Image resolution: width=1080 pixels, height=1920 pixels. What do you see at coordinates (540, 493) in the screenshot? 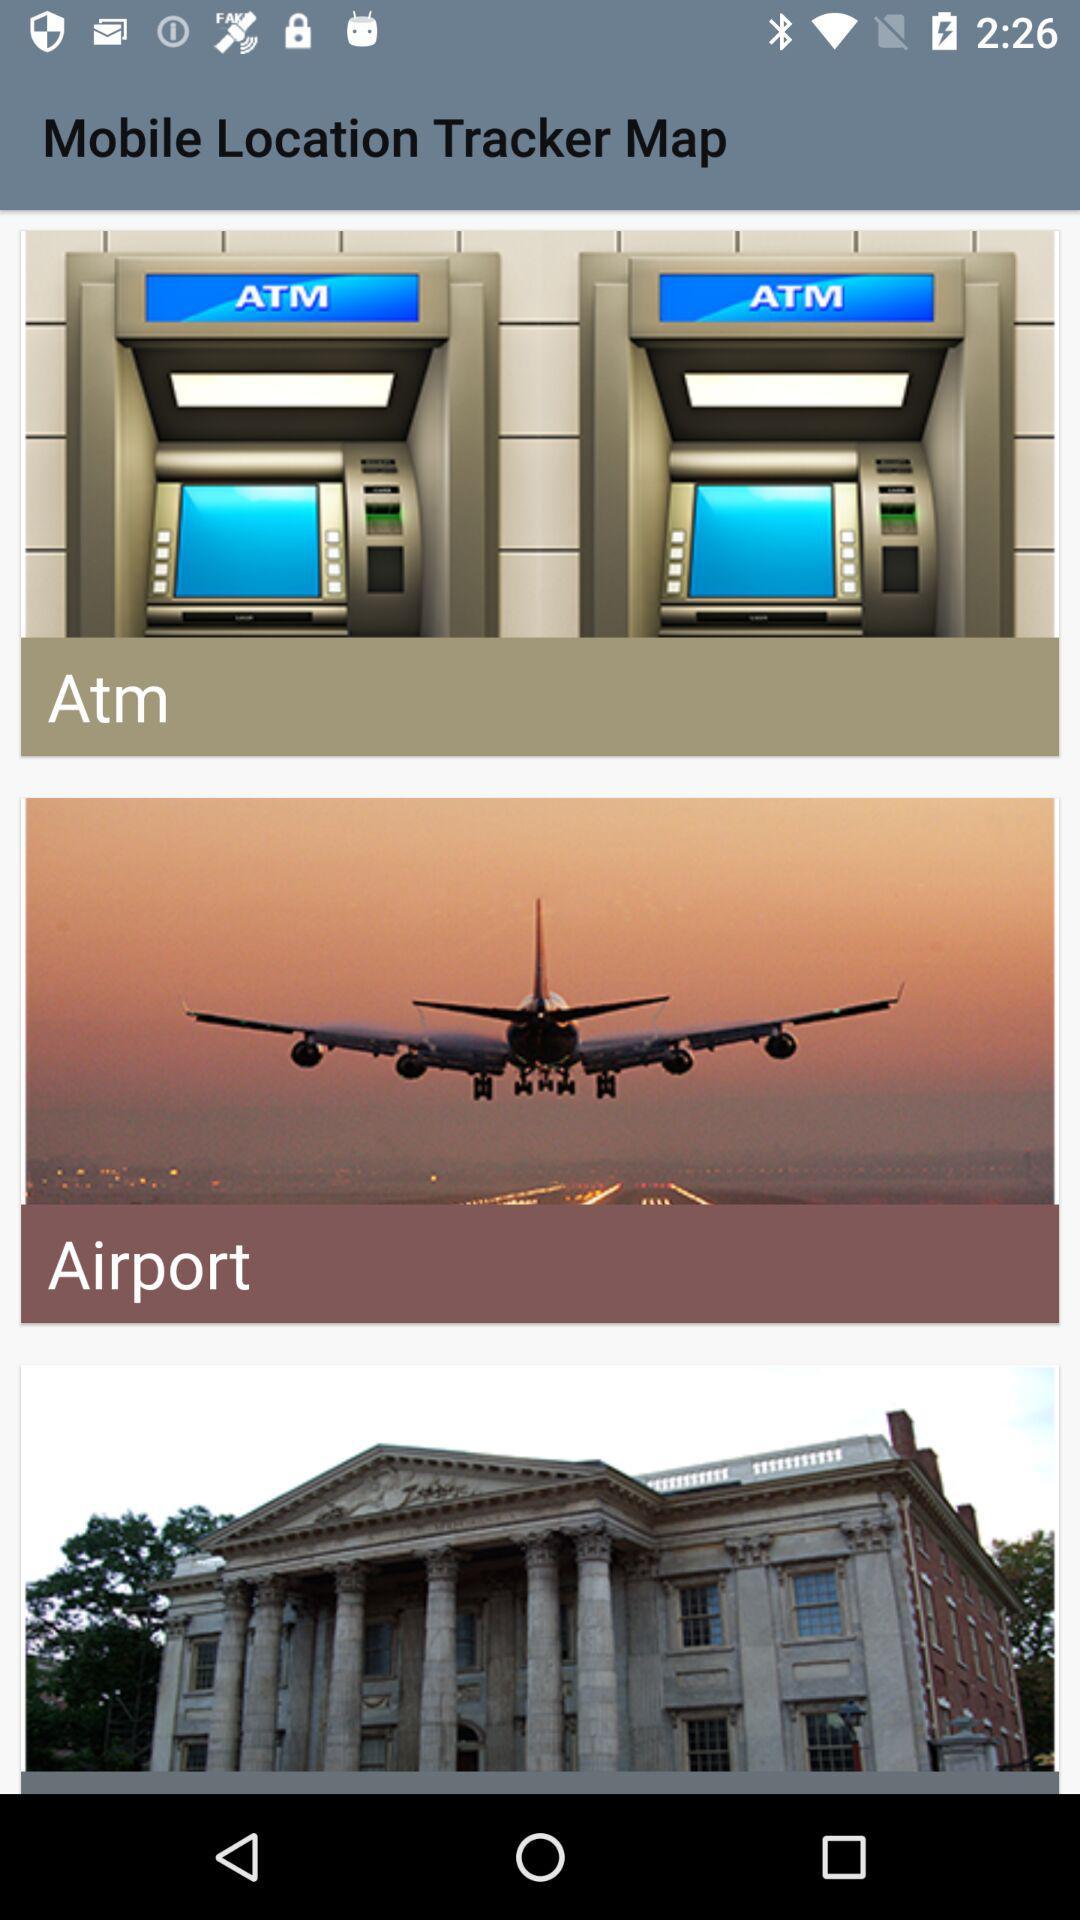
I see `atm option` at bounding box center [540, 493].